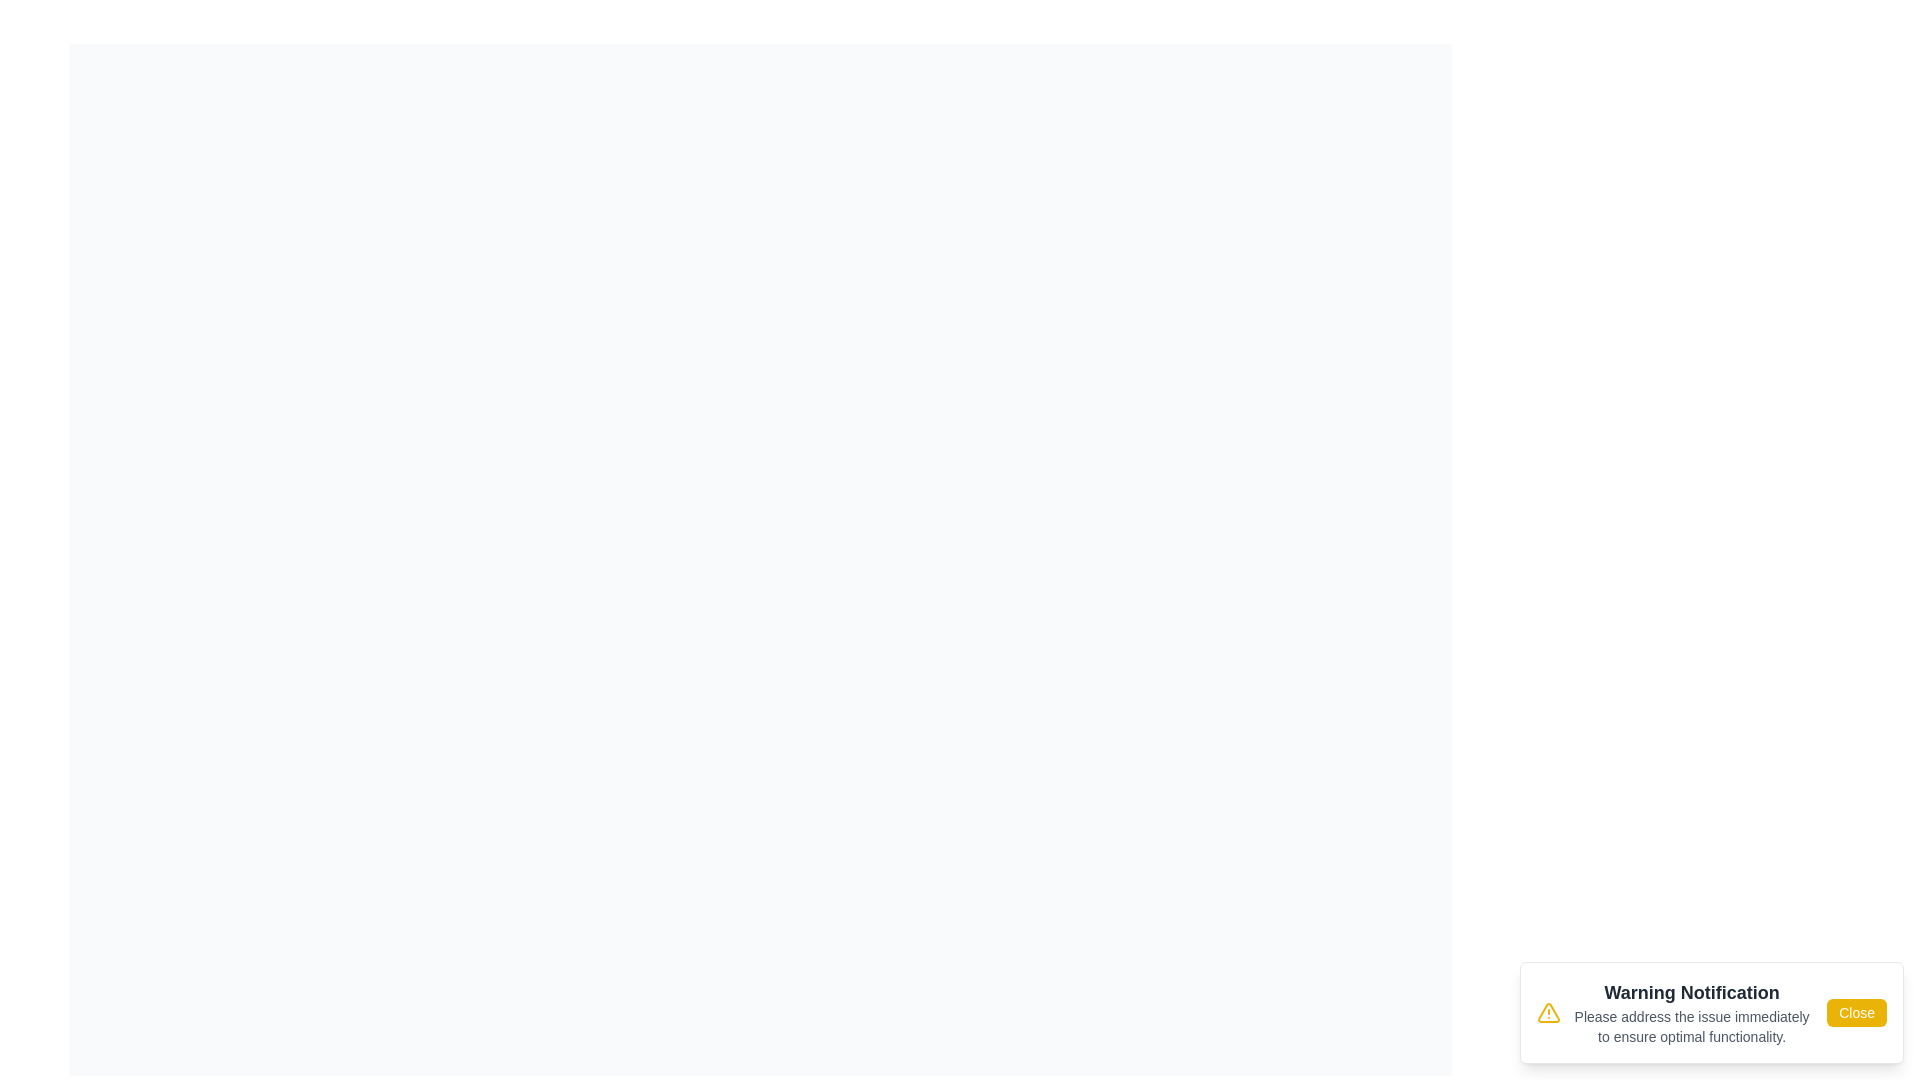 This screenshot has height=1080, width=1920. Describe the element at coordinates (1856, 1013) in the screenshot. I see `the 'Close' button to dismiss the notification` at that location.